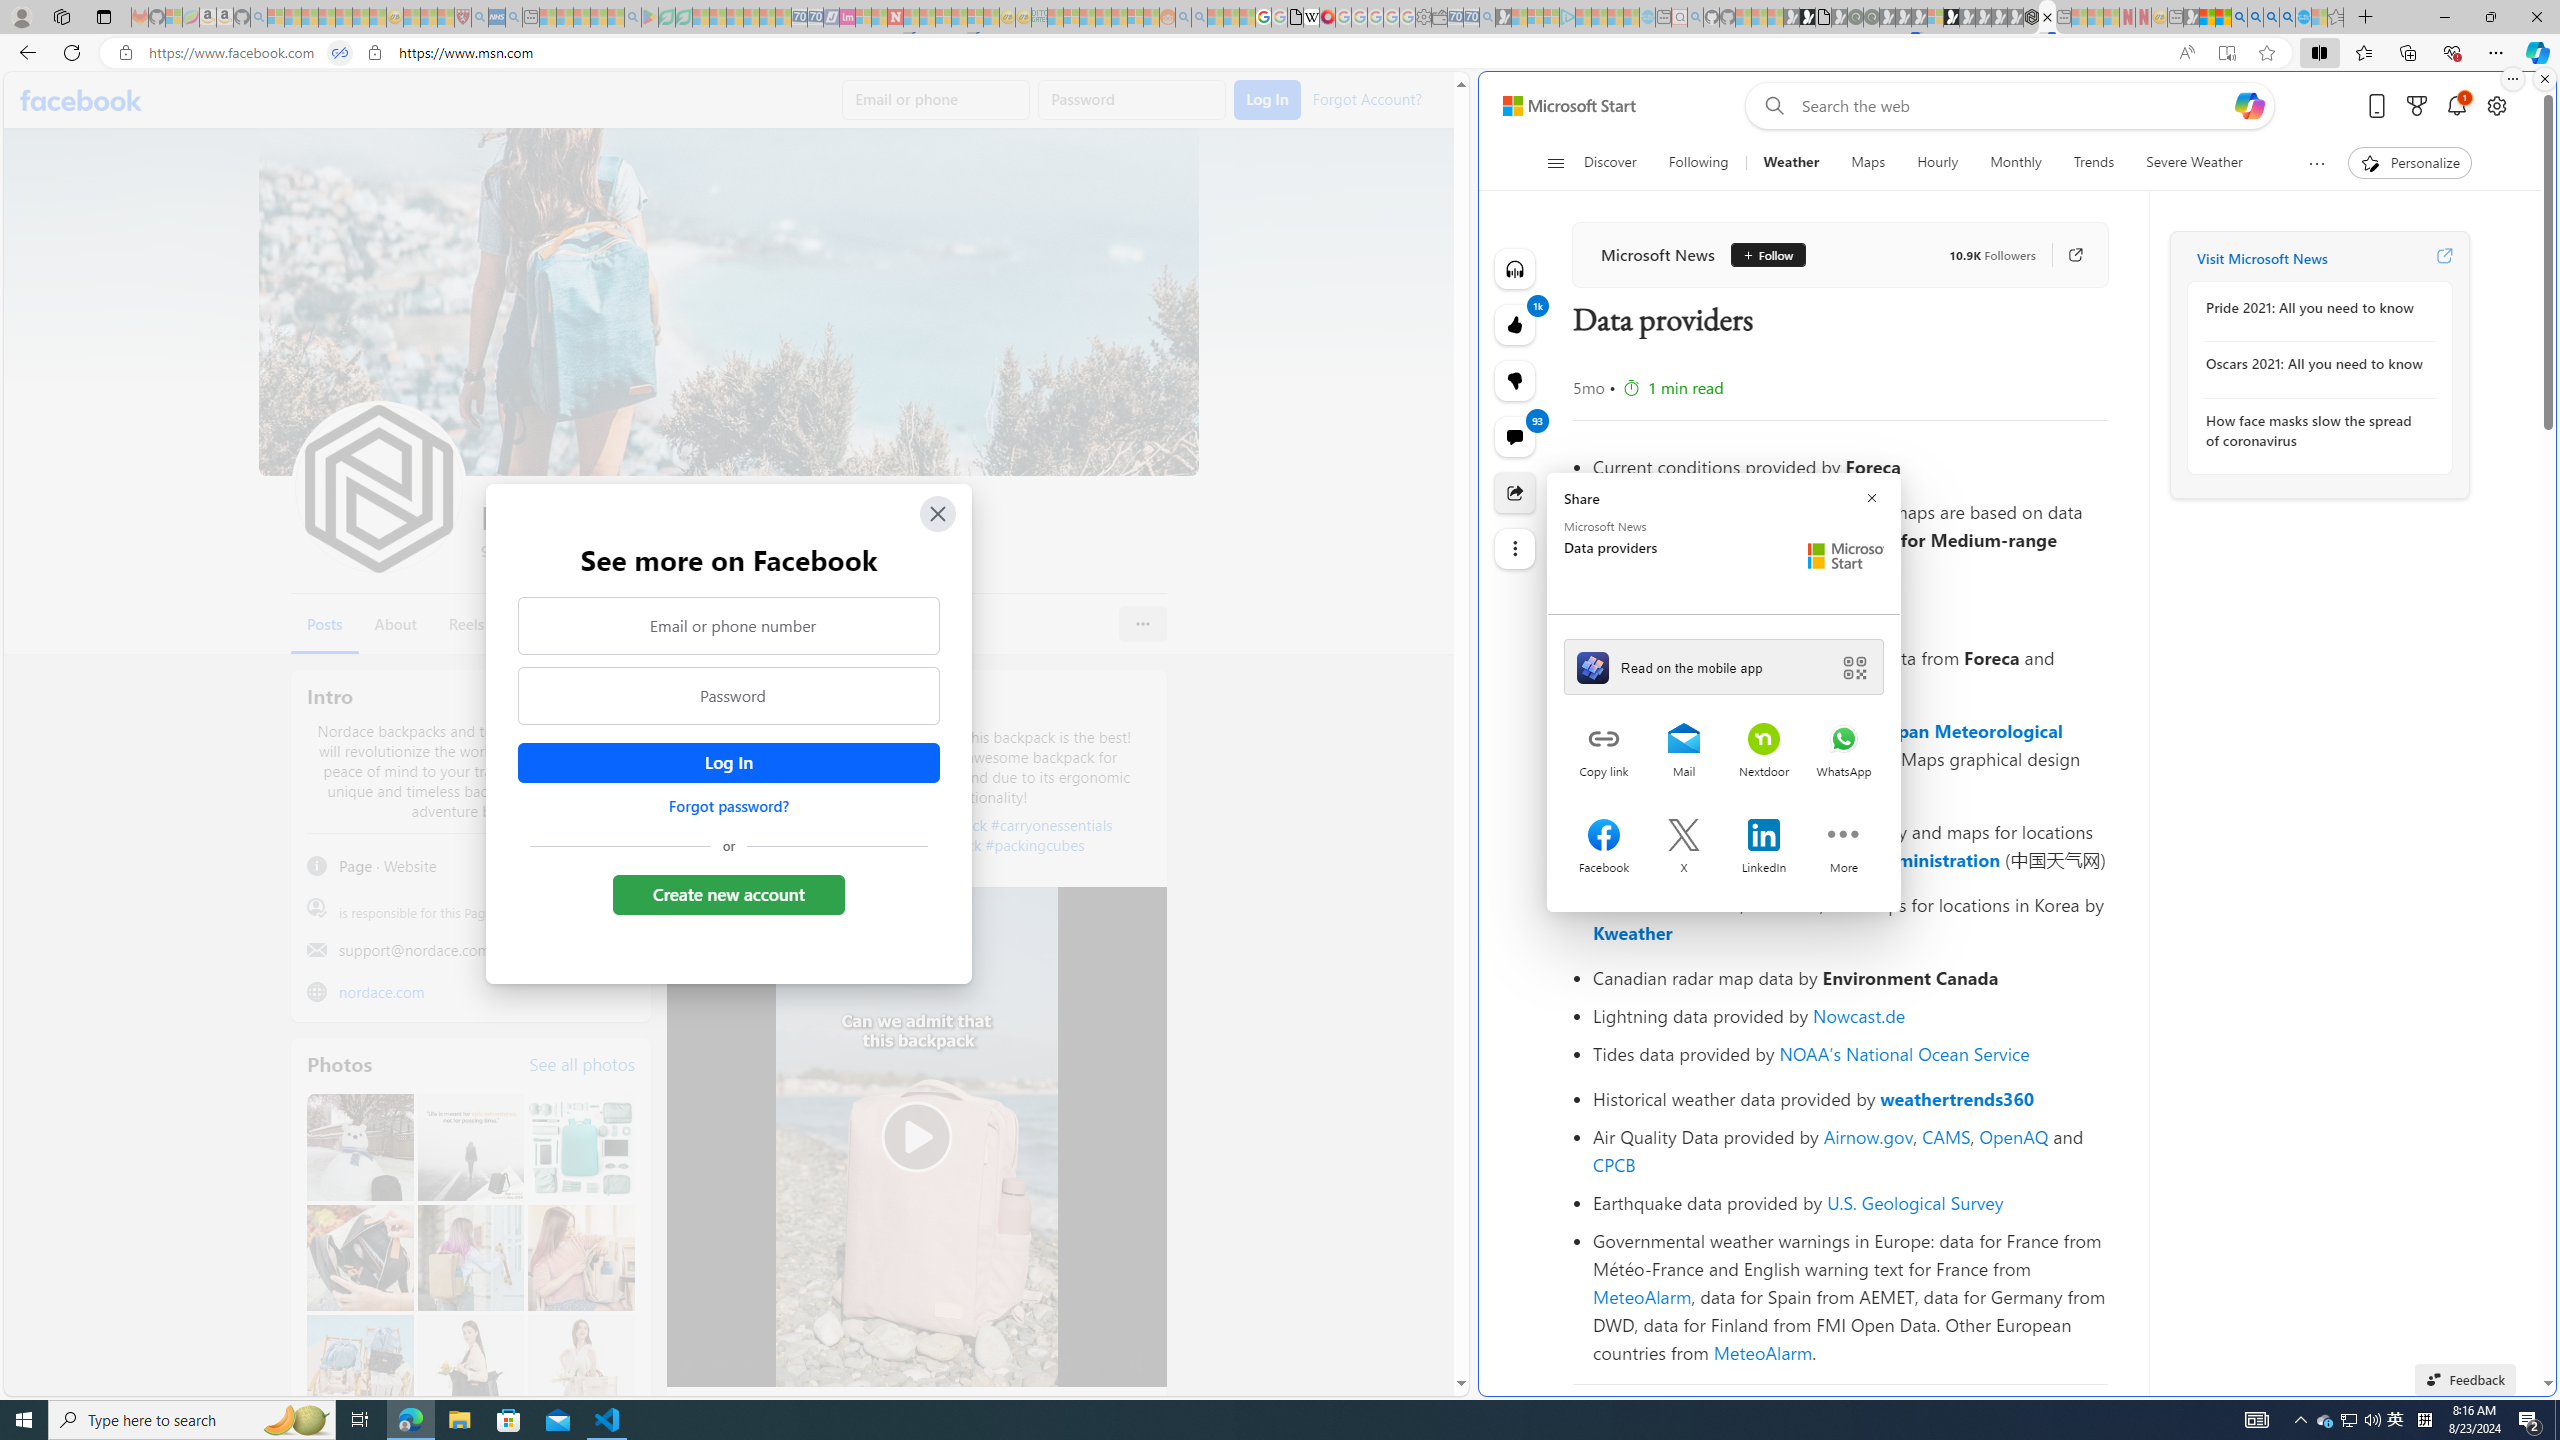 This screenshot has width=2560, height=1440. I want to click on 'Listen to this article', so click(1515, 268).